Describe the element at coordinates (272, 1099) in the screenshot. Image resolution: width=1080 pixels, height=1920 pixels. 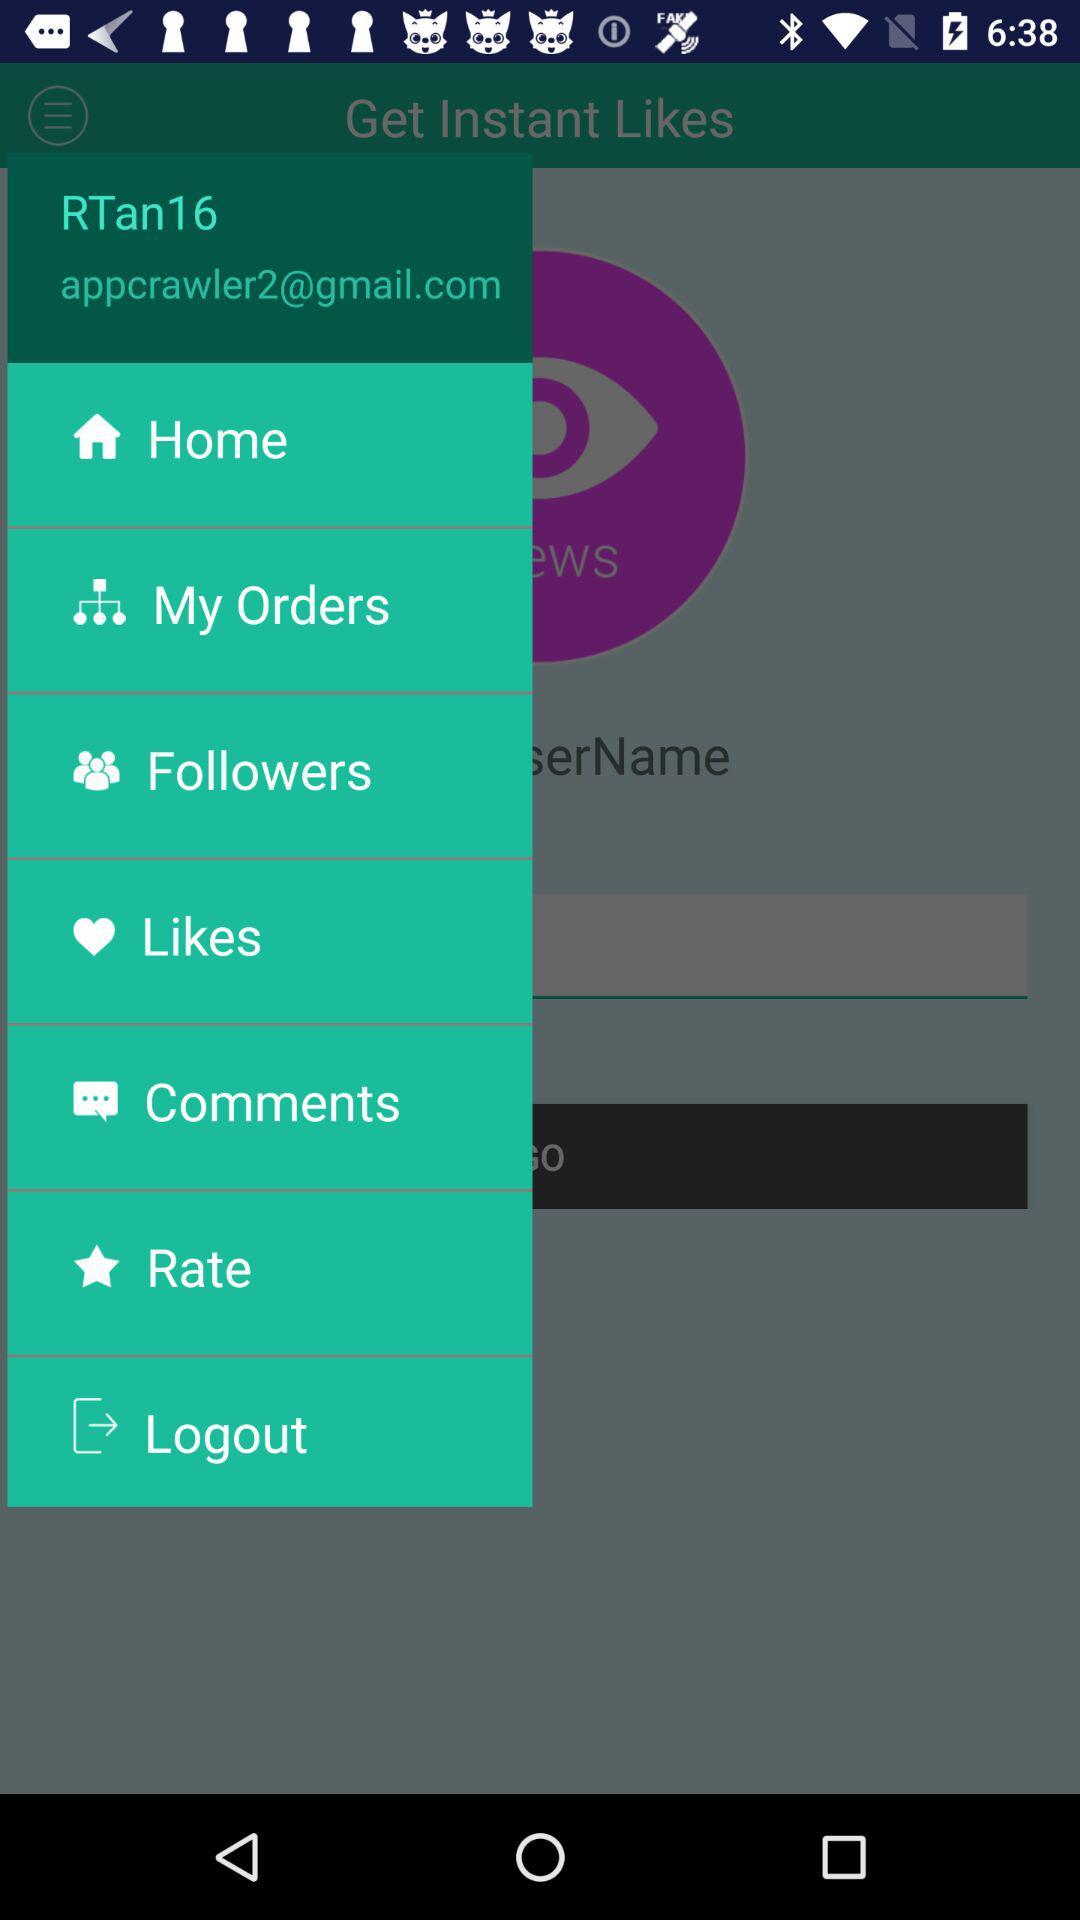
I see `comments icon` at that location.